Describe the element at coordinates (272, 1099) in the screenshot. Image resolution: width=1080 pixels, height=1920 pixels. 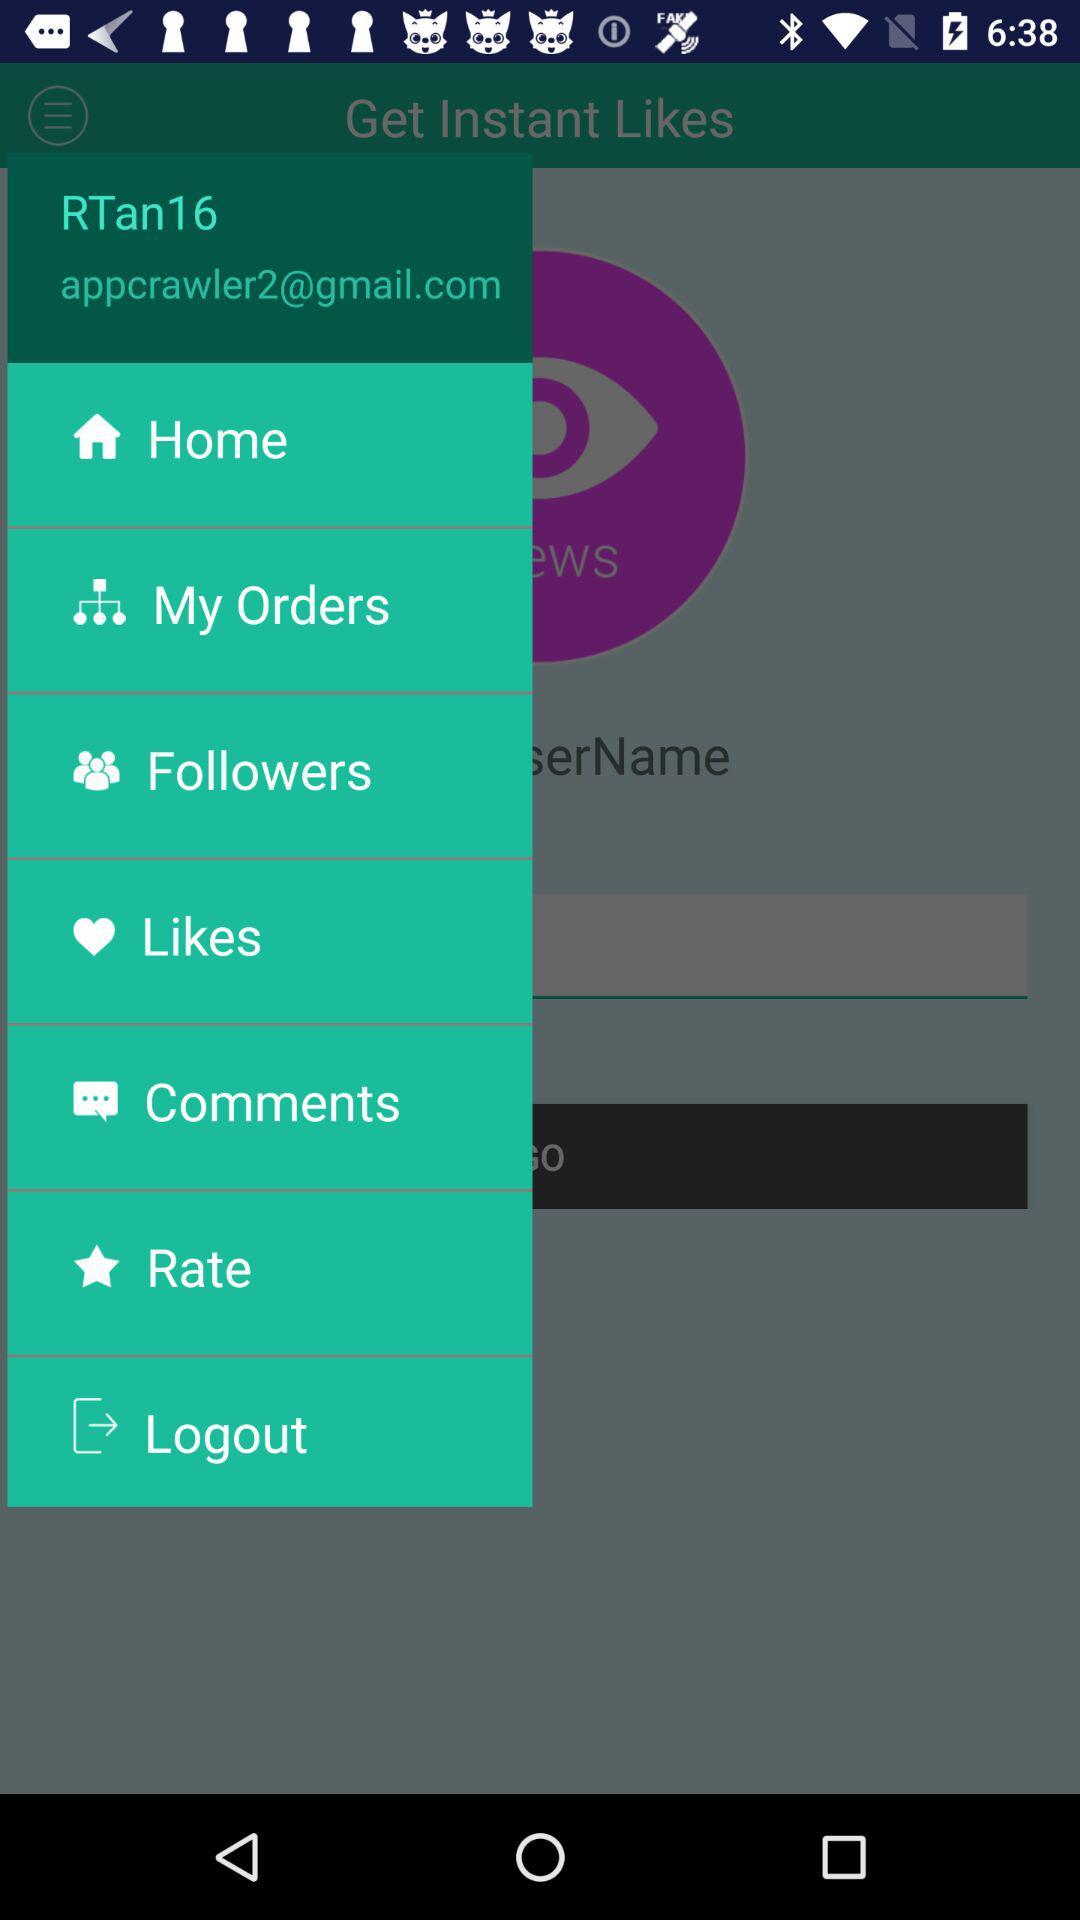
I see `comments icon` at that location.